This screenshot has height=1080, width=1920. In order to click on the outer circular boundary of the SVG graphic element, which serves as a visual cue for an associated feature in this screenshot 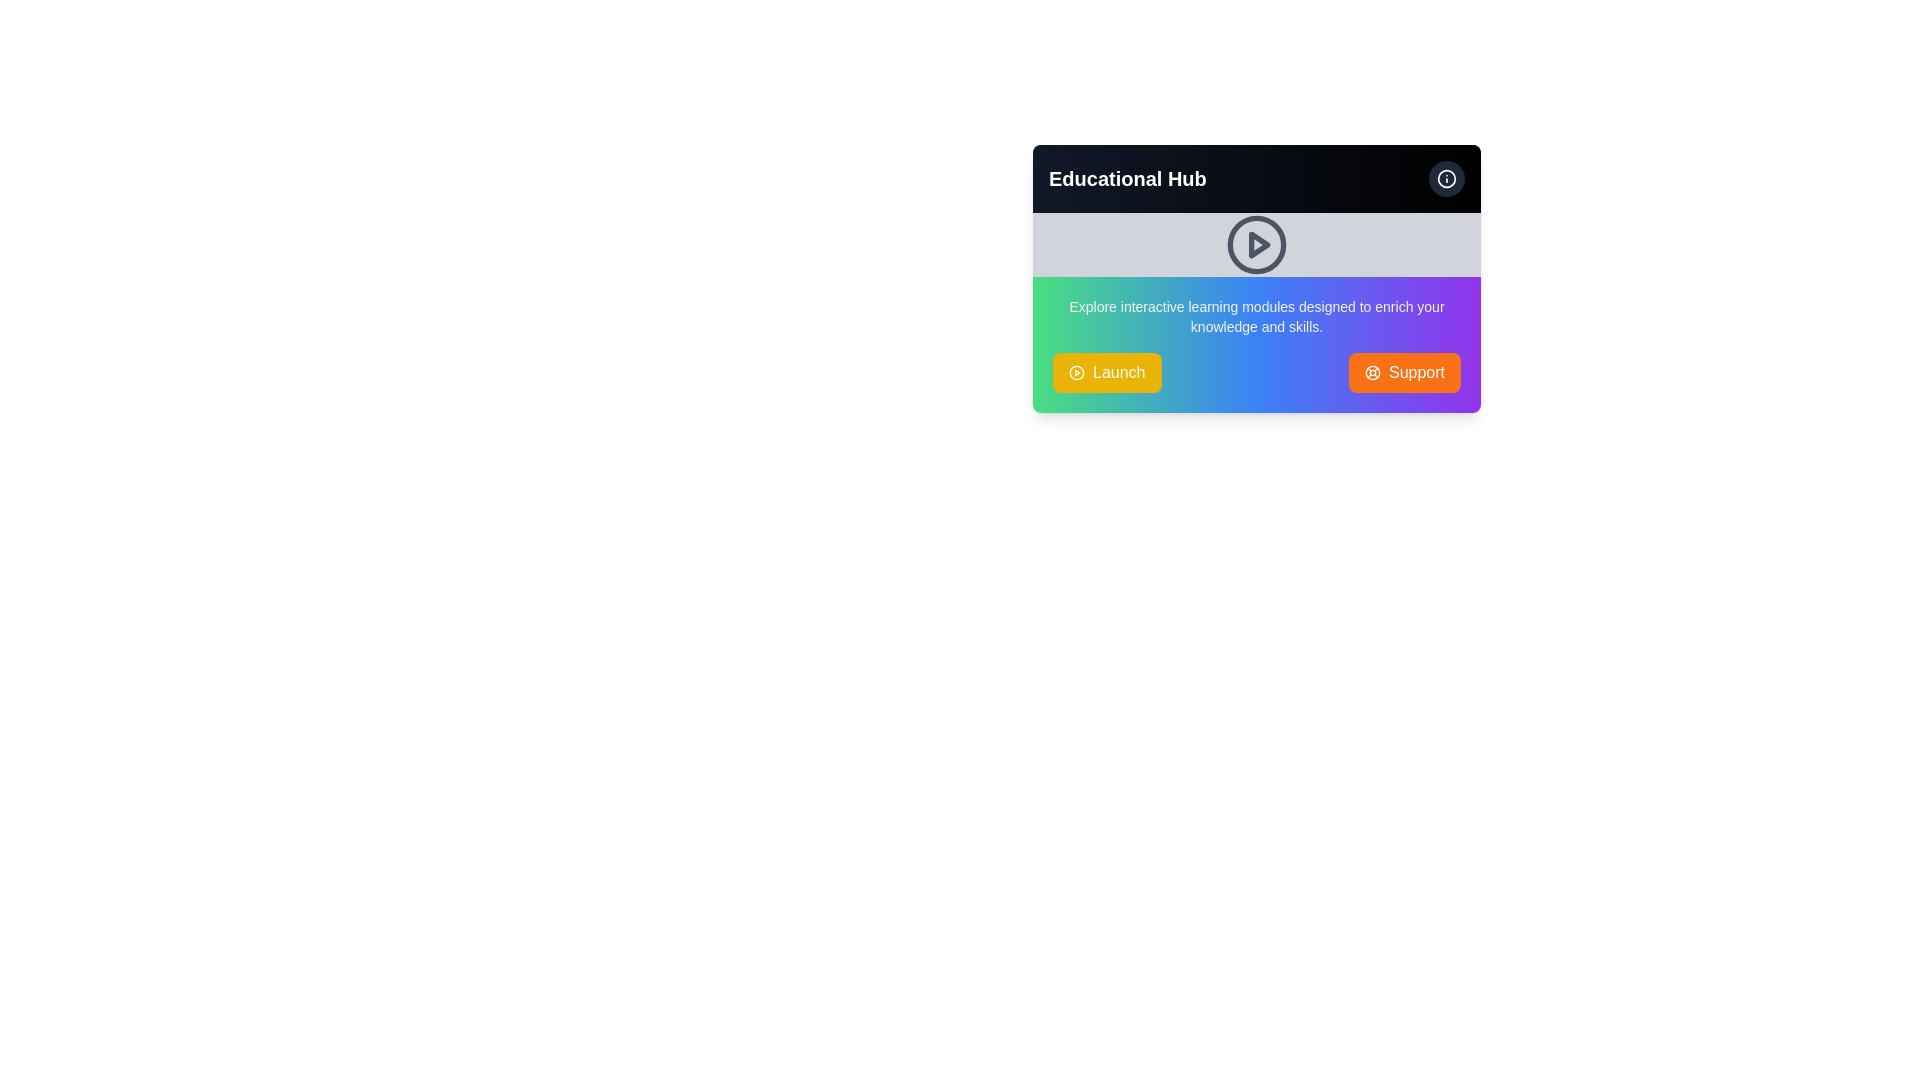, I will do `click(1371, 373)`.